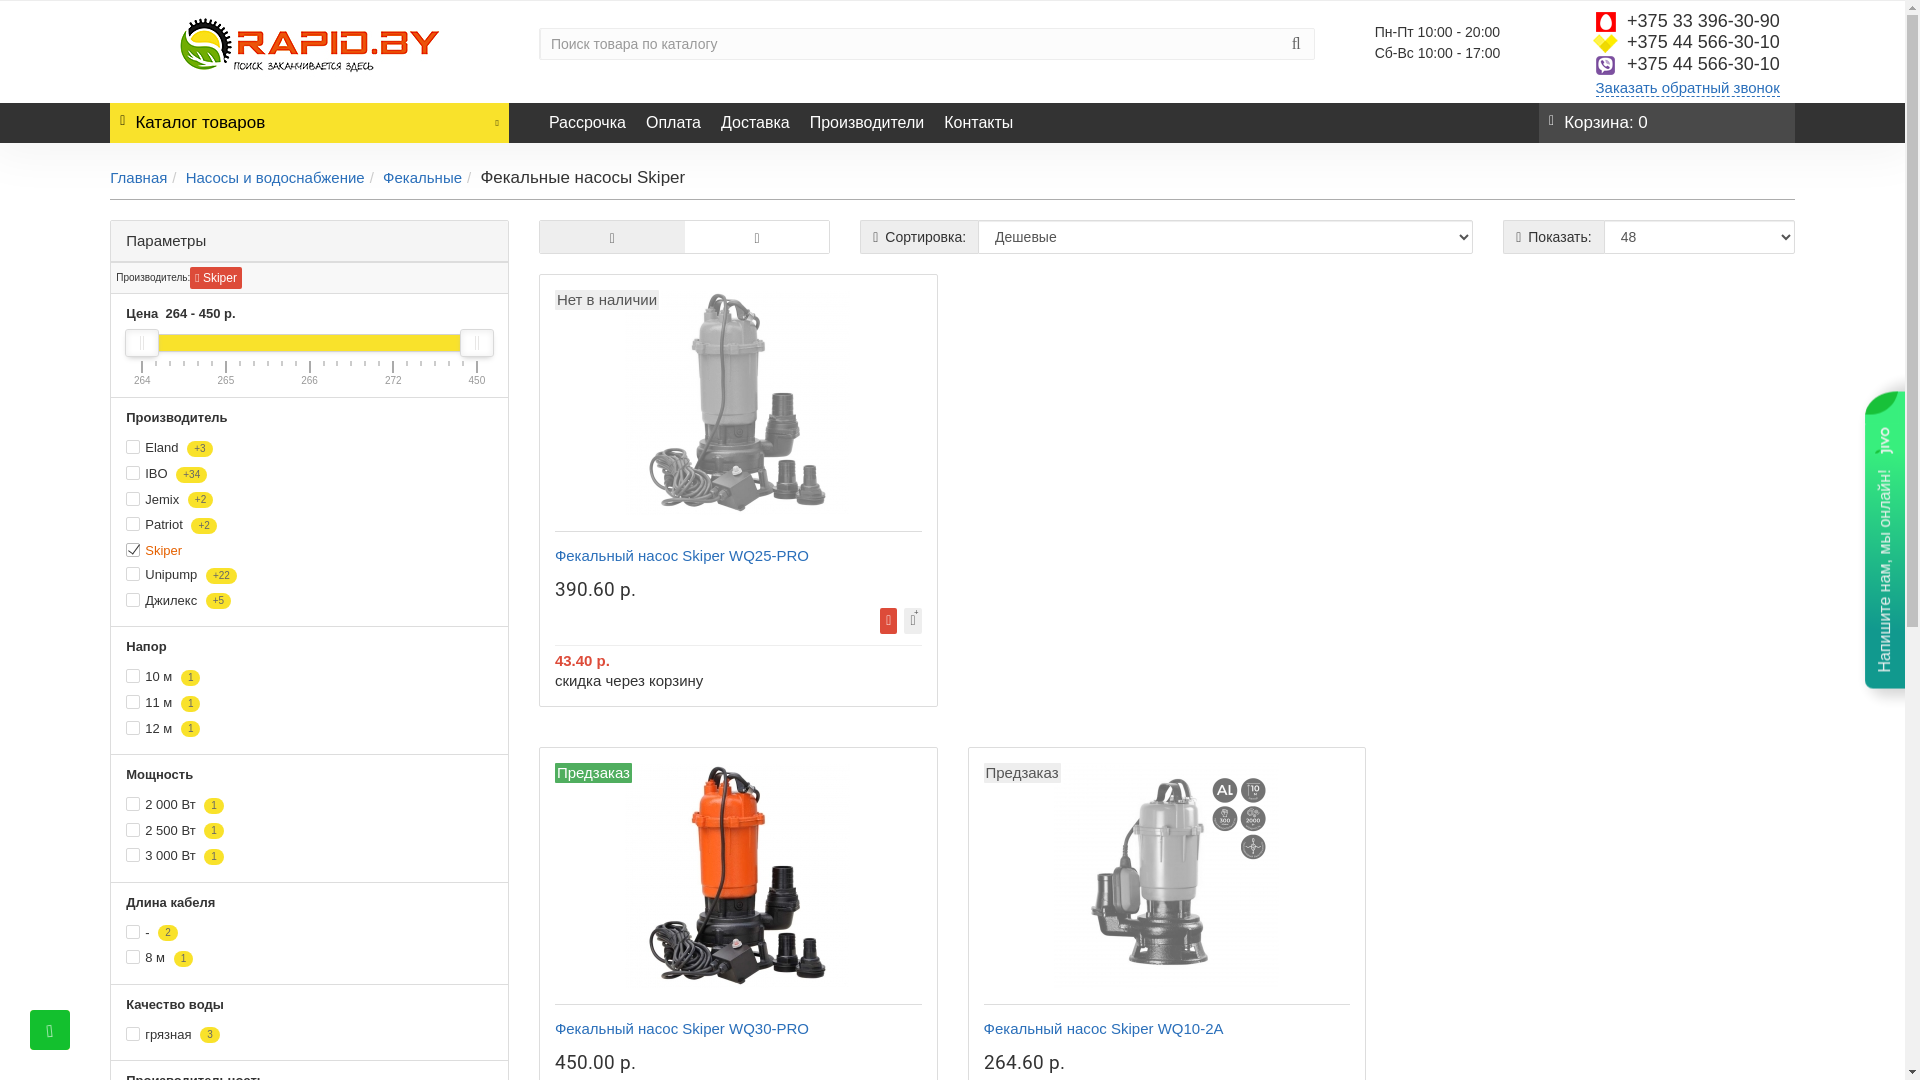 The image size is (1920, 1080). Describe the element at coordinates (216, 277) in the screenshot. I see `'Skiper'` at that location.